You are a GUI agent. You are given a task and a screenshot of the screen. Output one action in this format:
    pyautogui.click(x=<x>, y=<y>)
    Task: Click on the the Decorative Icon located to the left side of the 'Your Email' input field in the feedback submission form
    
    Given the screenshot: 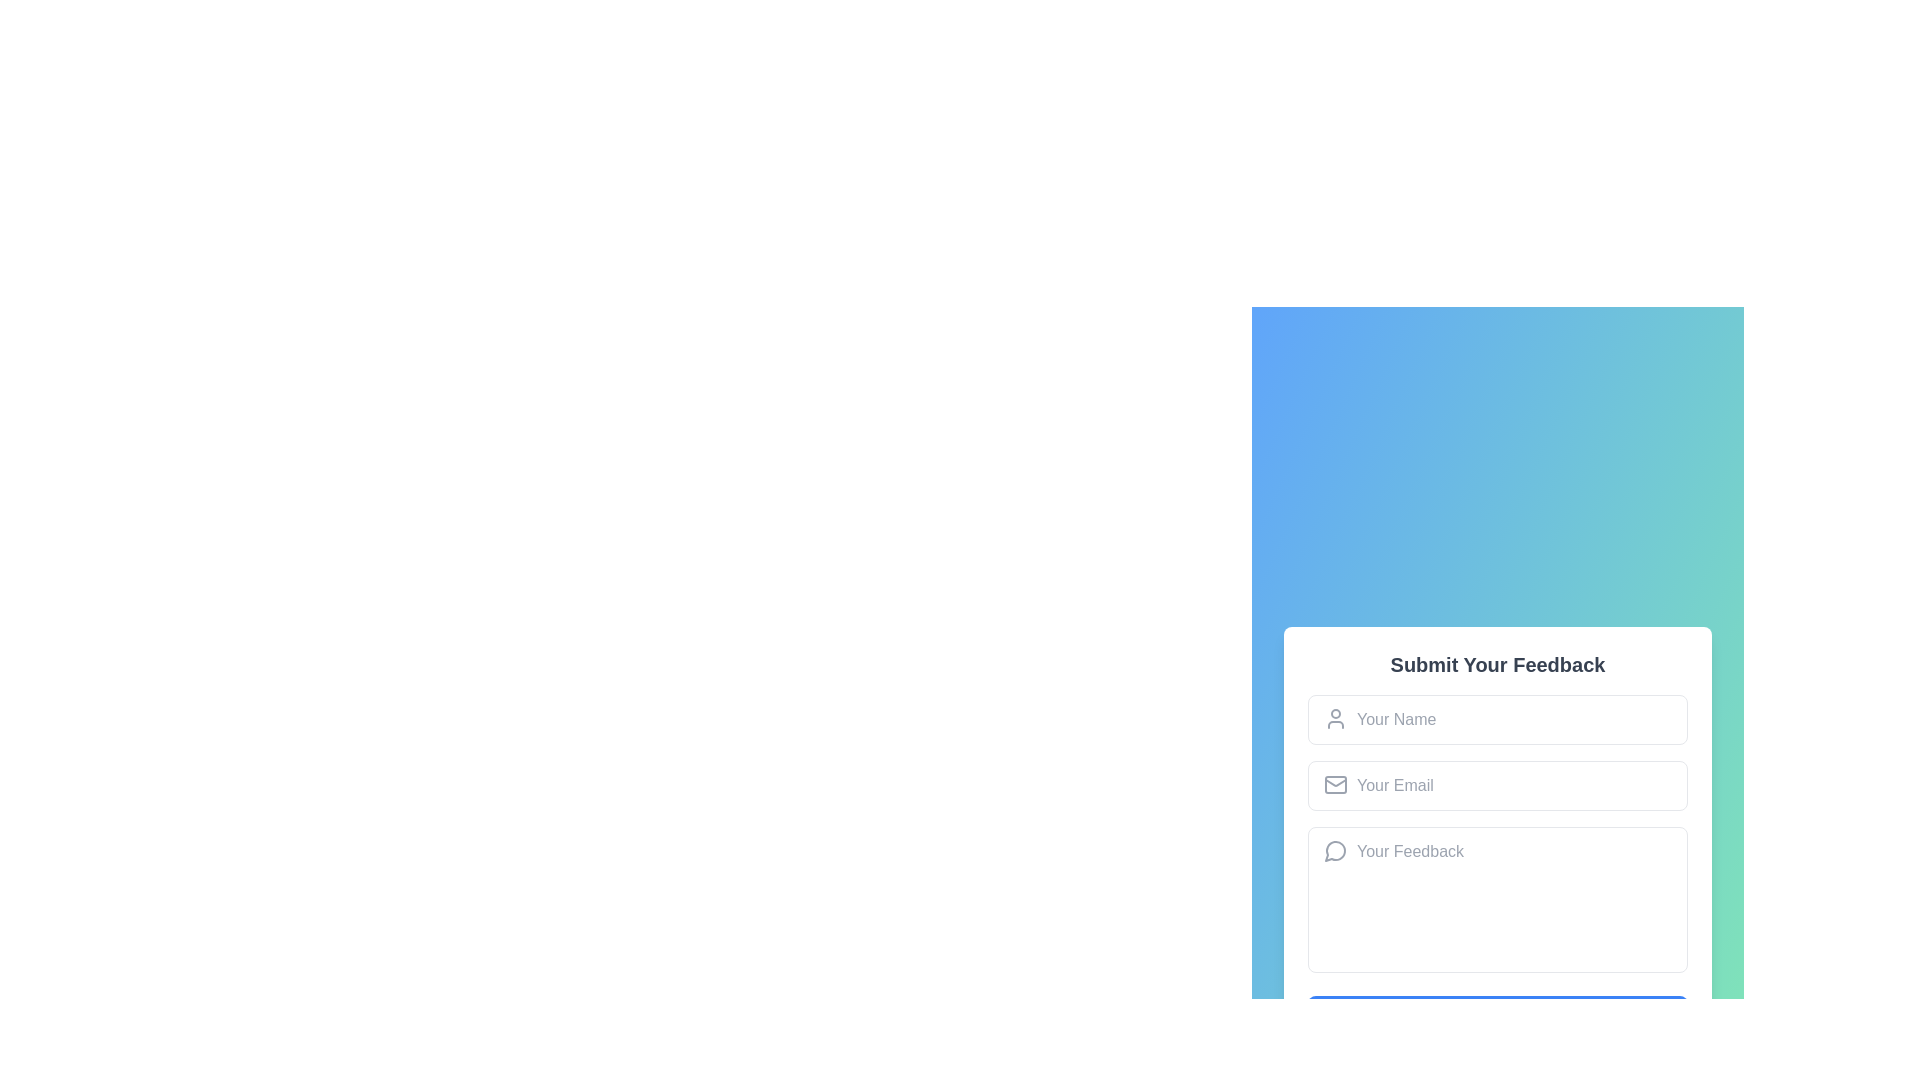 What is the action you would take?
    pyautogui.click(x=1335, y=782)
    